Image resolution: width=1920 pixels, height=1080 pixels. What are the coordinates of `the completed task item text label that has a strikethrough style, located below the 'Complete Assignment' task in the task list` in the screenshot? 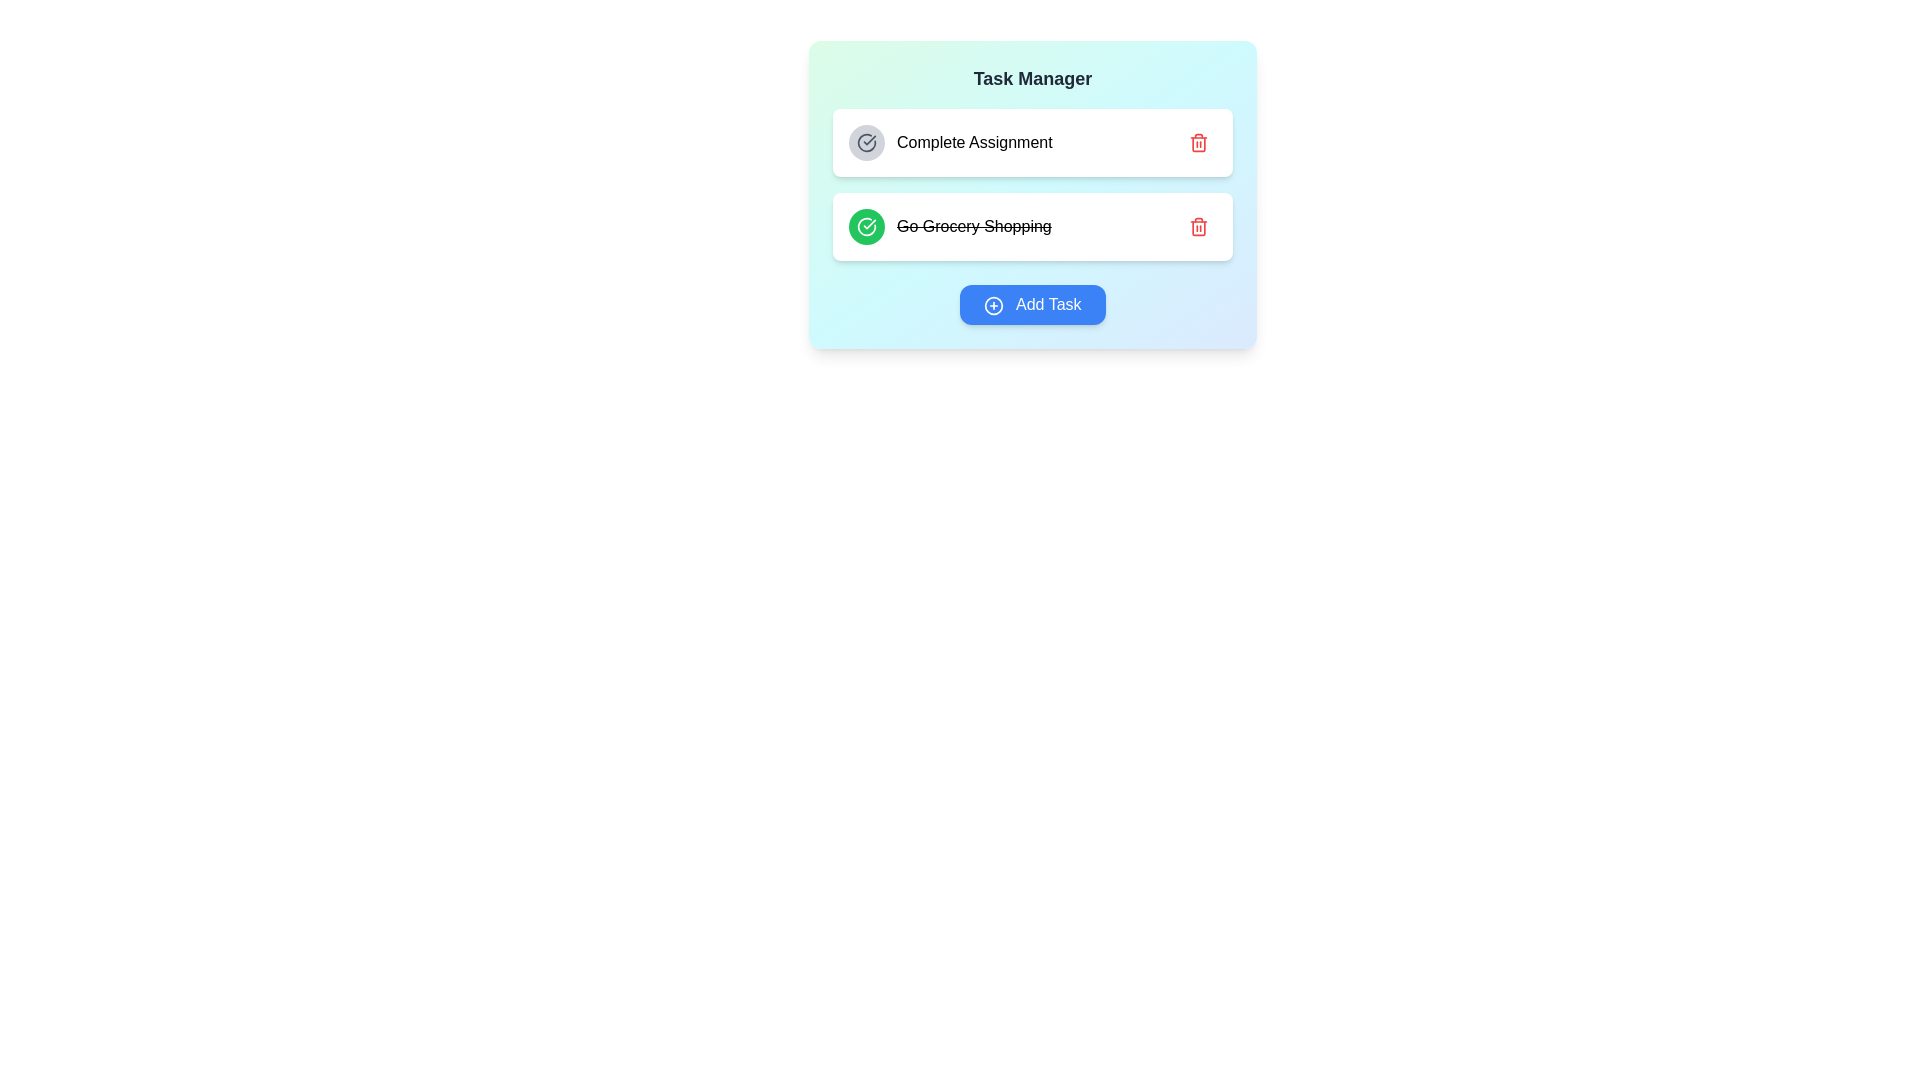 It's located at (974, 226).